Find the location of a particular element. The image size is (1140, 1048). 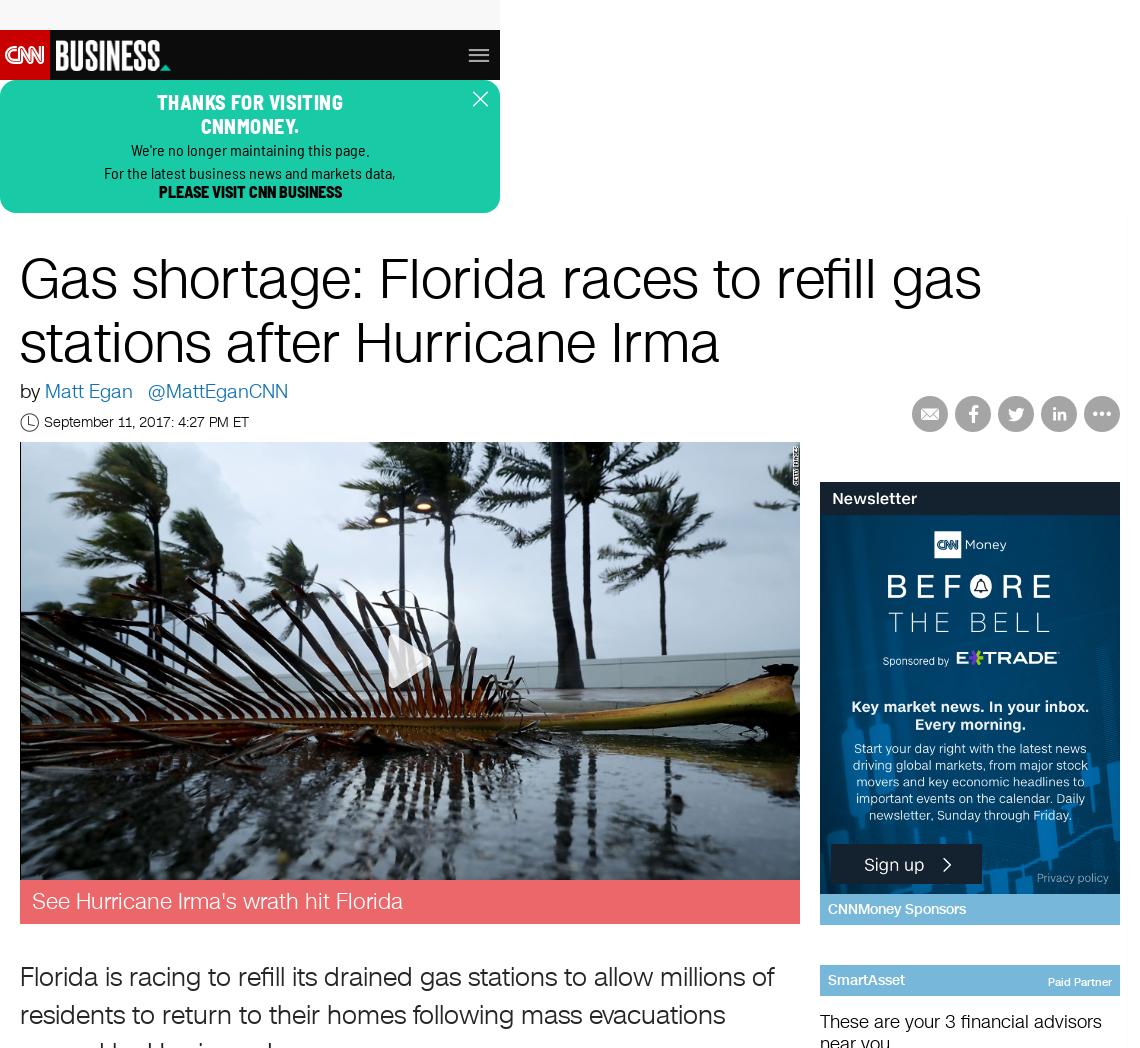

'please visit CNN
            Business' is located at coordinates (248, 190).